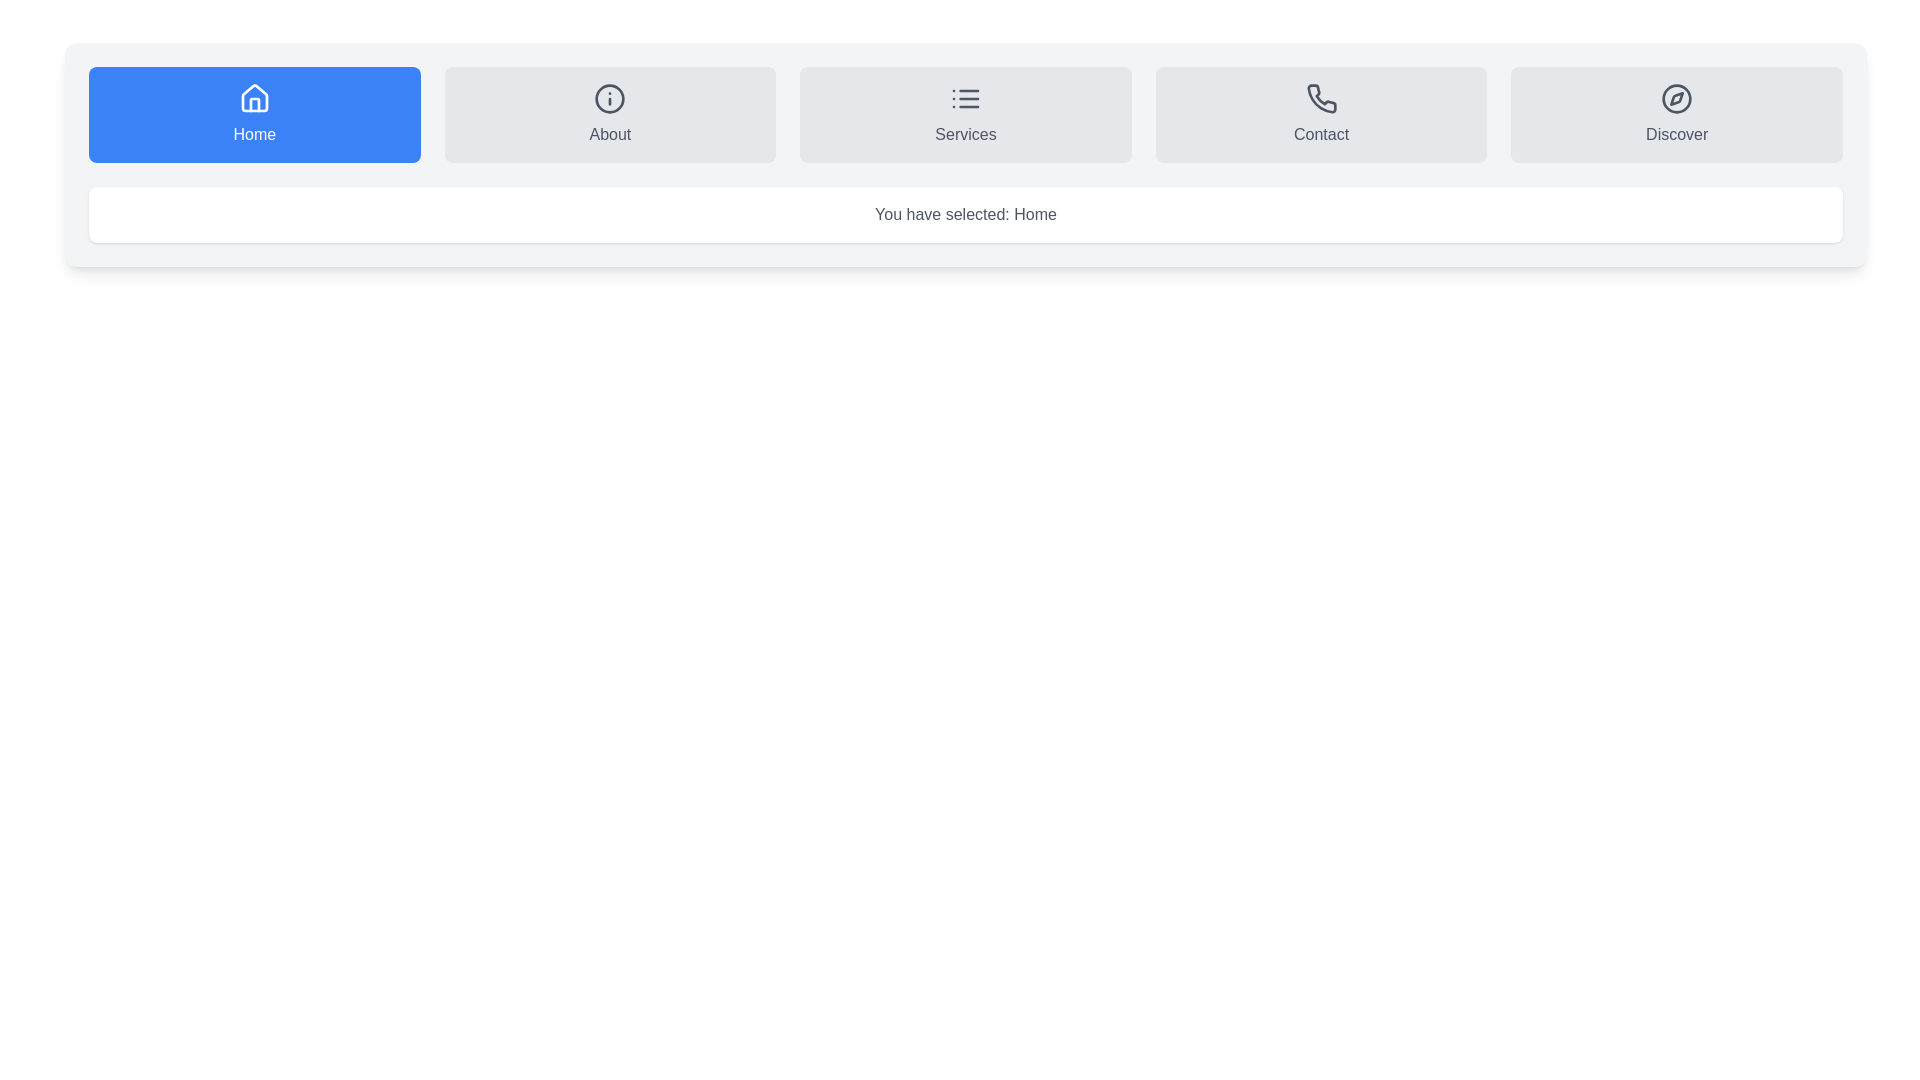 The width and height of the screenshot is (1920, 1080). Describe the element at coordinates (253, 104) in the screenshot. I see `the lower portion of the house-shaped icon representing the 'Home' button in the navigation bar` at that location.